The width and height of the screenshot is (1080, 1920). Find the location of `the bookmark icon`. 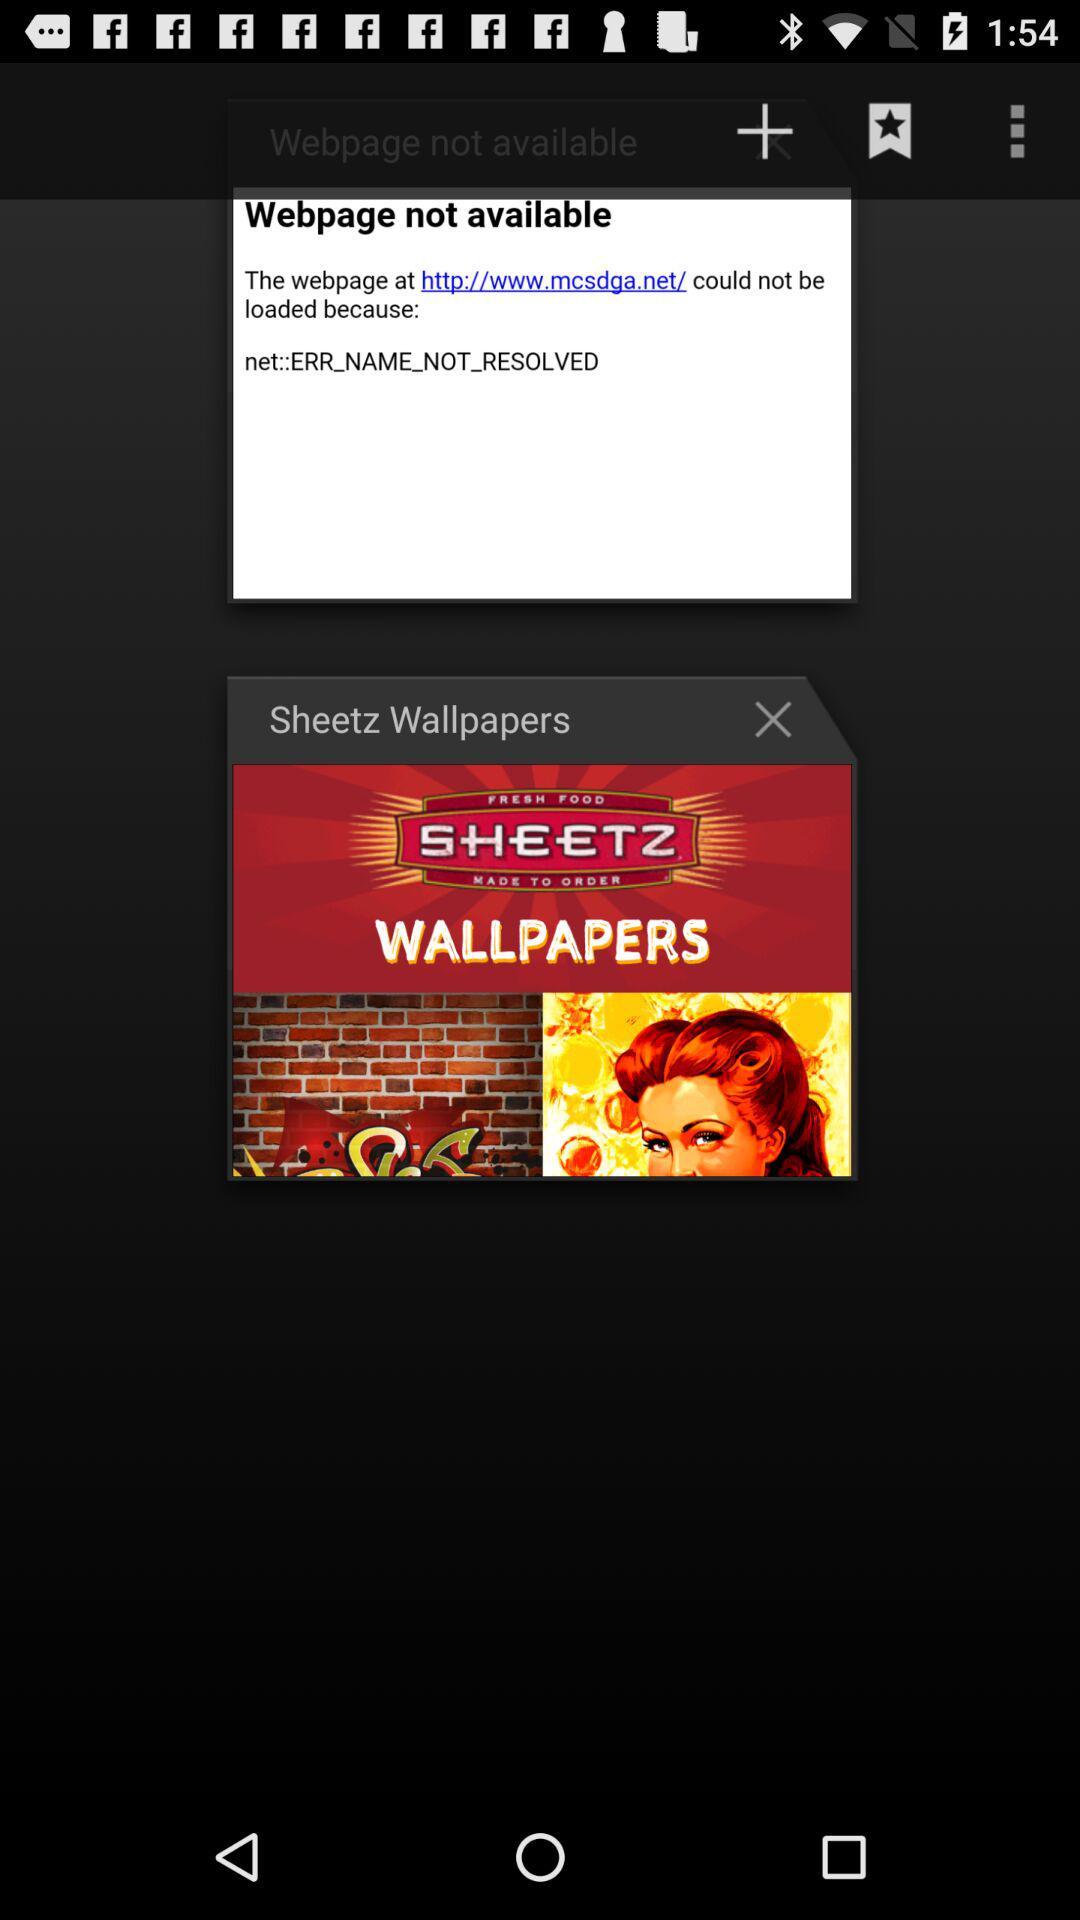

the bookmark icon is located at coordinates (890, 139).